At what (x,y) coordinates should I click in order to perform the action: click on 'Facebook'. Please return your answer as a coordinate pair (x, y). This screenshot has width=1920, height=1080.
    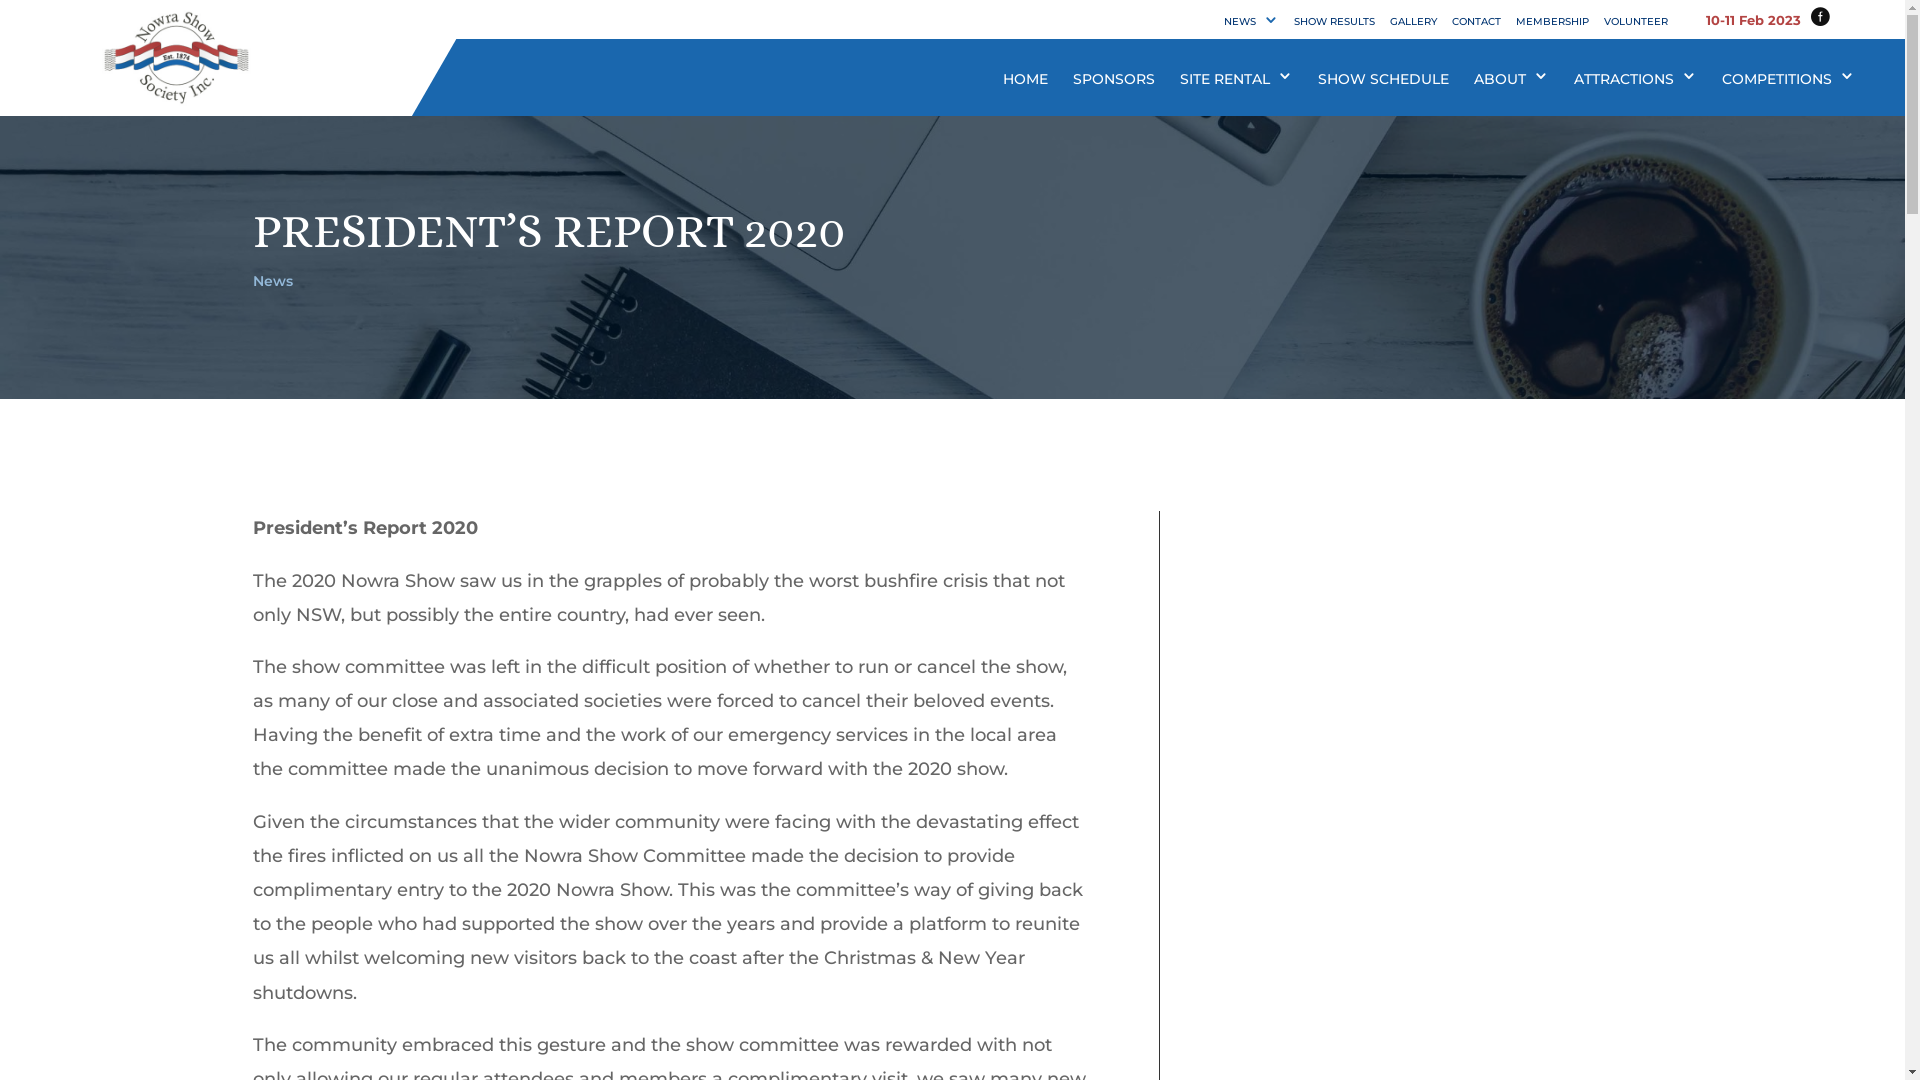
    Looking at the image, I should click on (1810, 18).